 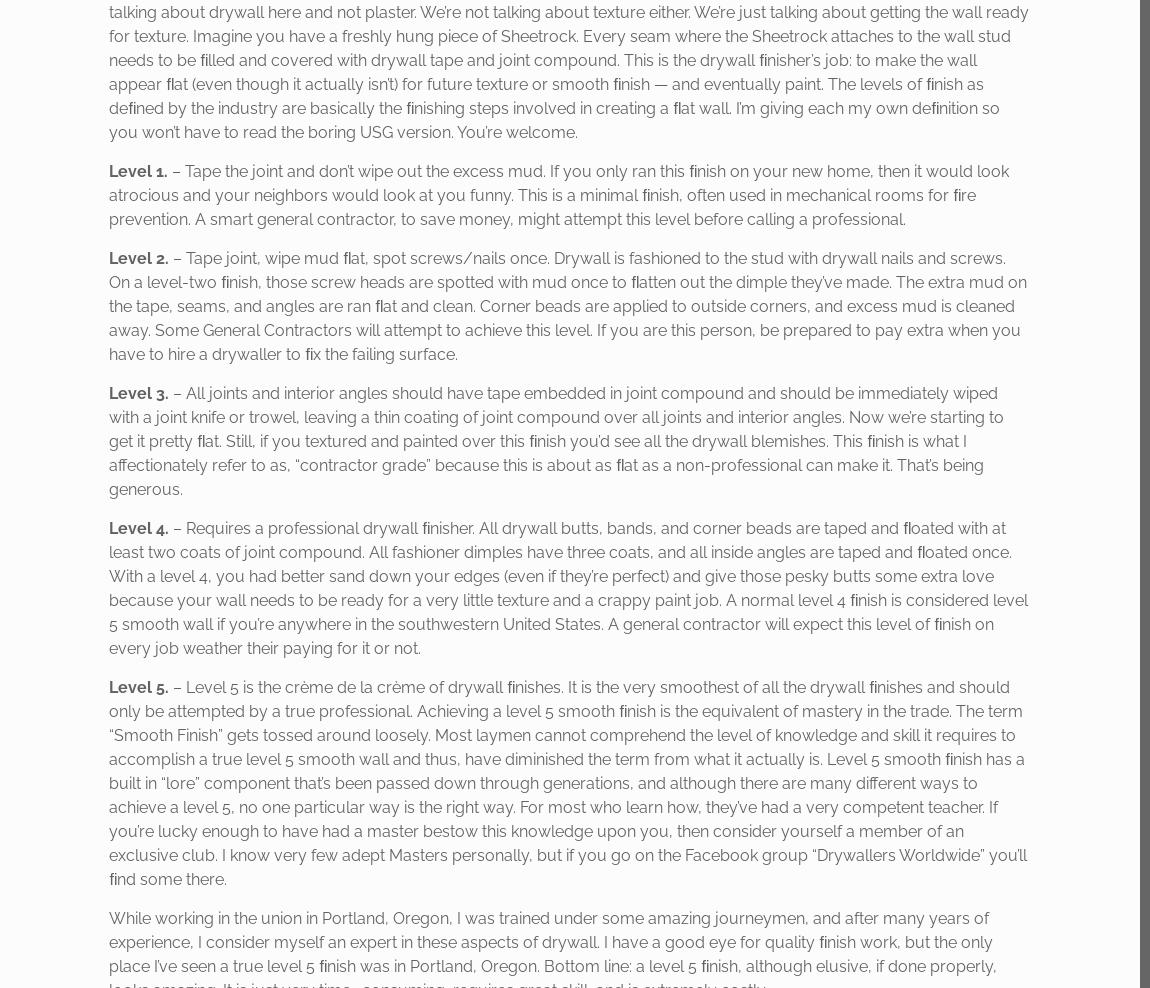 What do you see at coordinates (138, 687) in the screenshot?
I see `'Level 5.'` at bounding box center [138, 687].